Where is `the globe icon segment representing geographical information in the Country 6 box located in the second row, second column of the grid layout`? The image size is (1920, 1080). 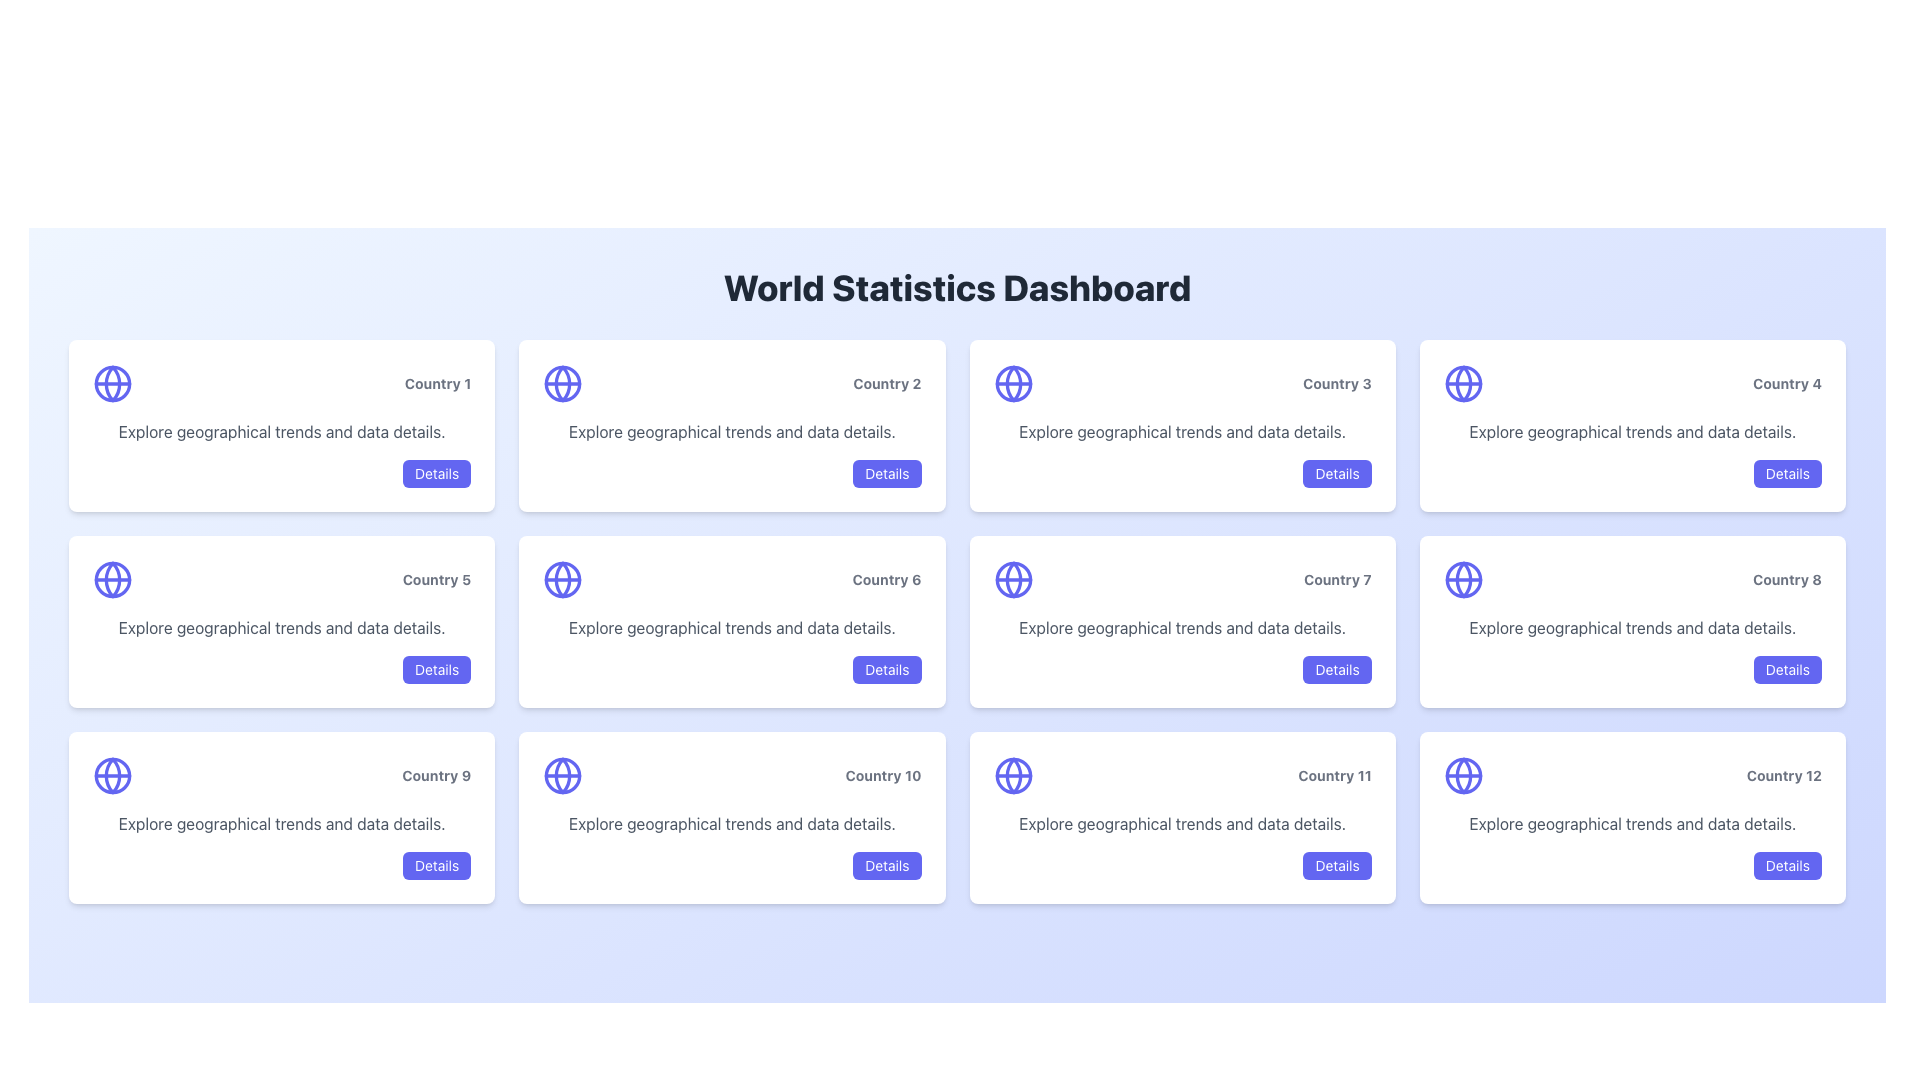 the globe icon segment representing geographical information in the Country 6 box located in the second row, second column of the grid layout is located at coordinates (562, 579).